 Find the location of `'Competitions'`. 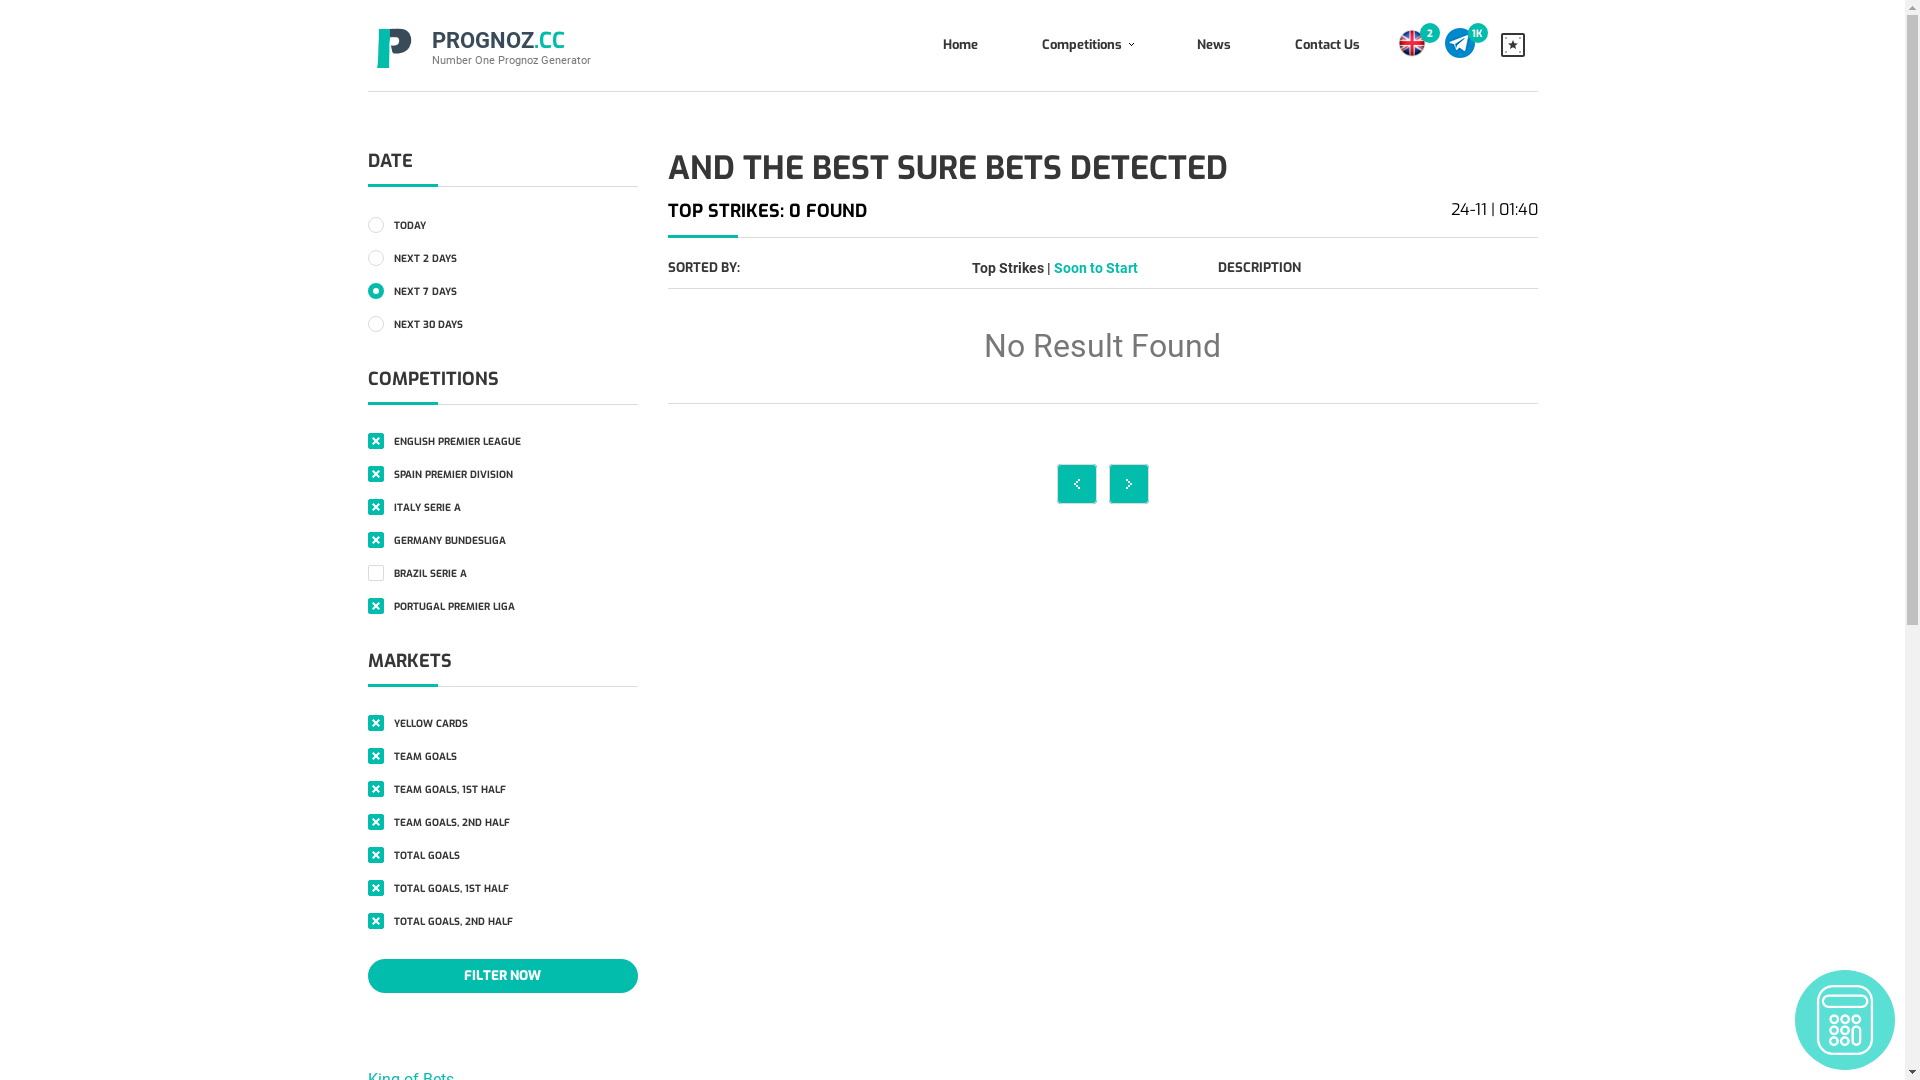

'Competitions' is located at coordinates (1009, 45).